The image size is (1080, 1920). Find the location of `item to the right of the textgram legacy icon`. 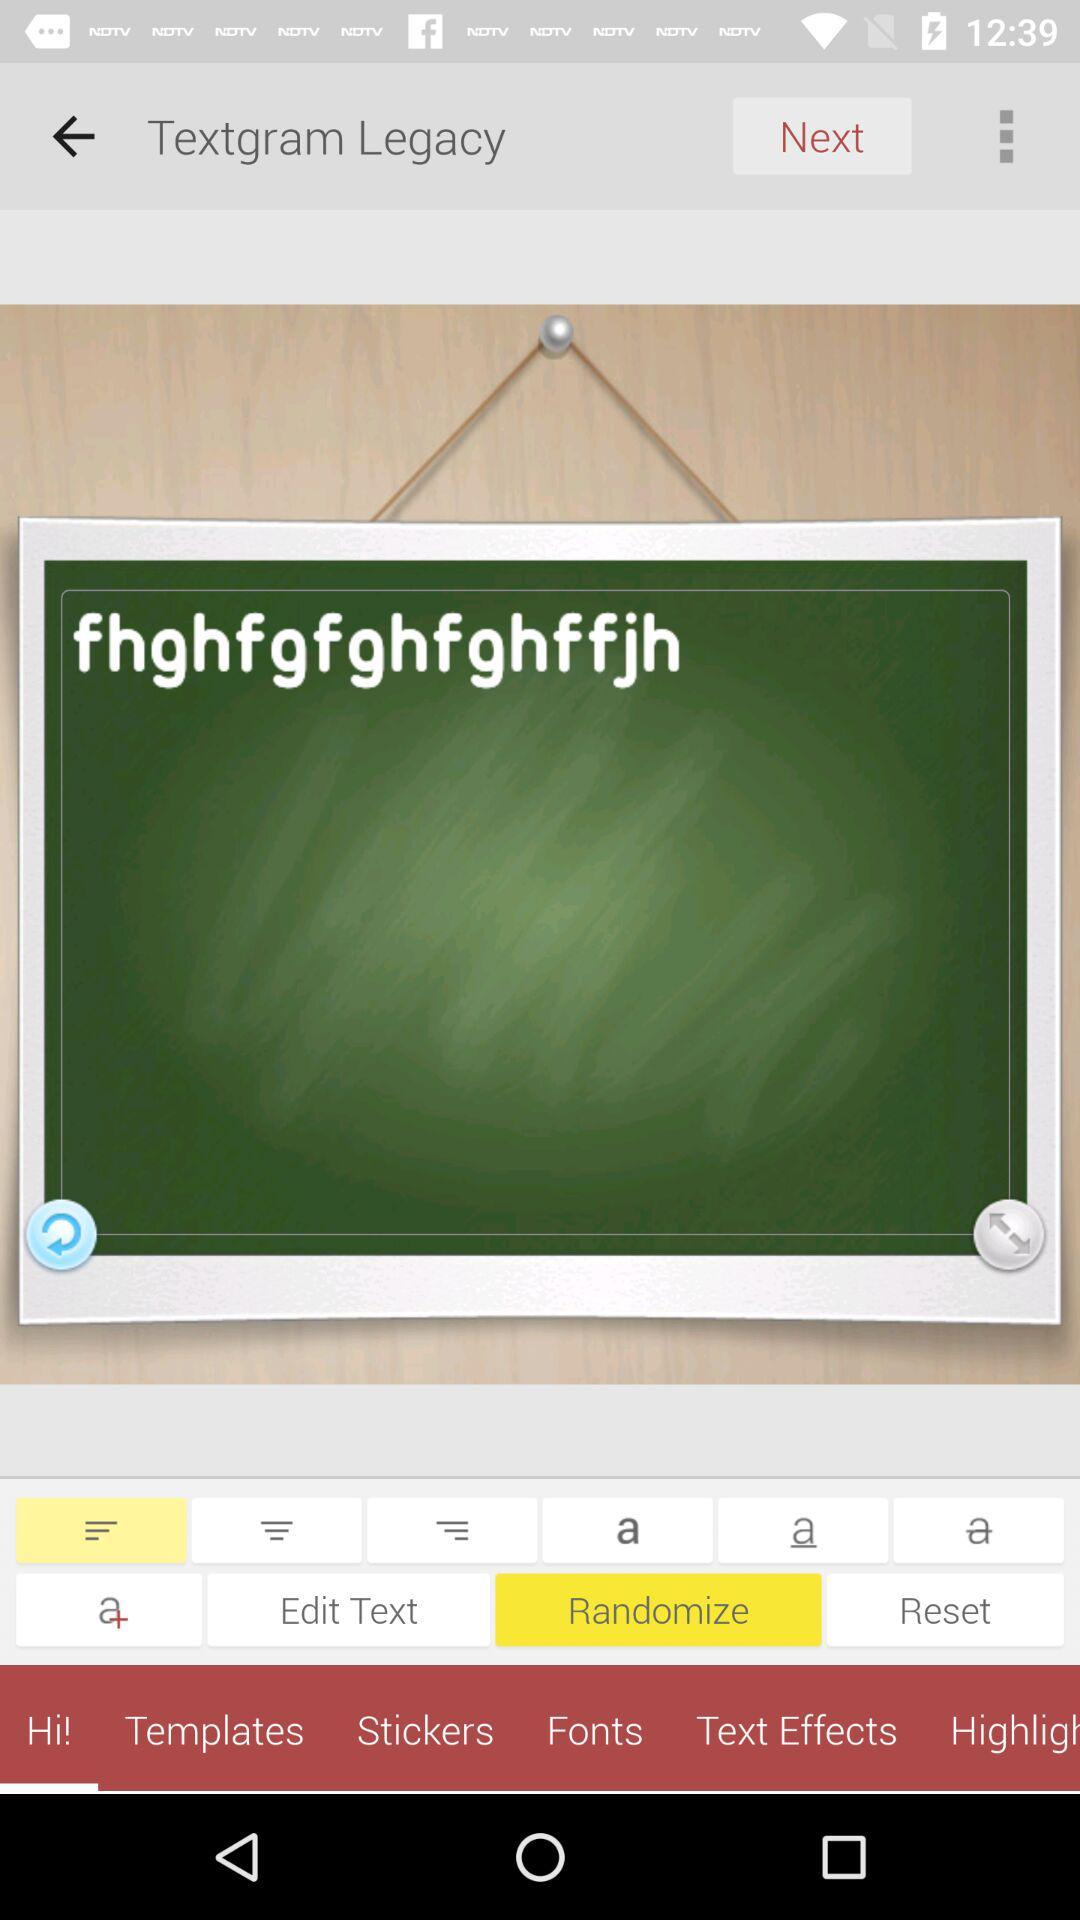

item to the right of the textgram legacy icon is located at coordinates (822, 135).